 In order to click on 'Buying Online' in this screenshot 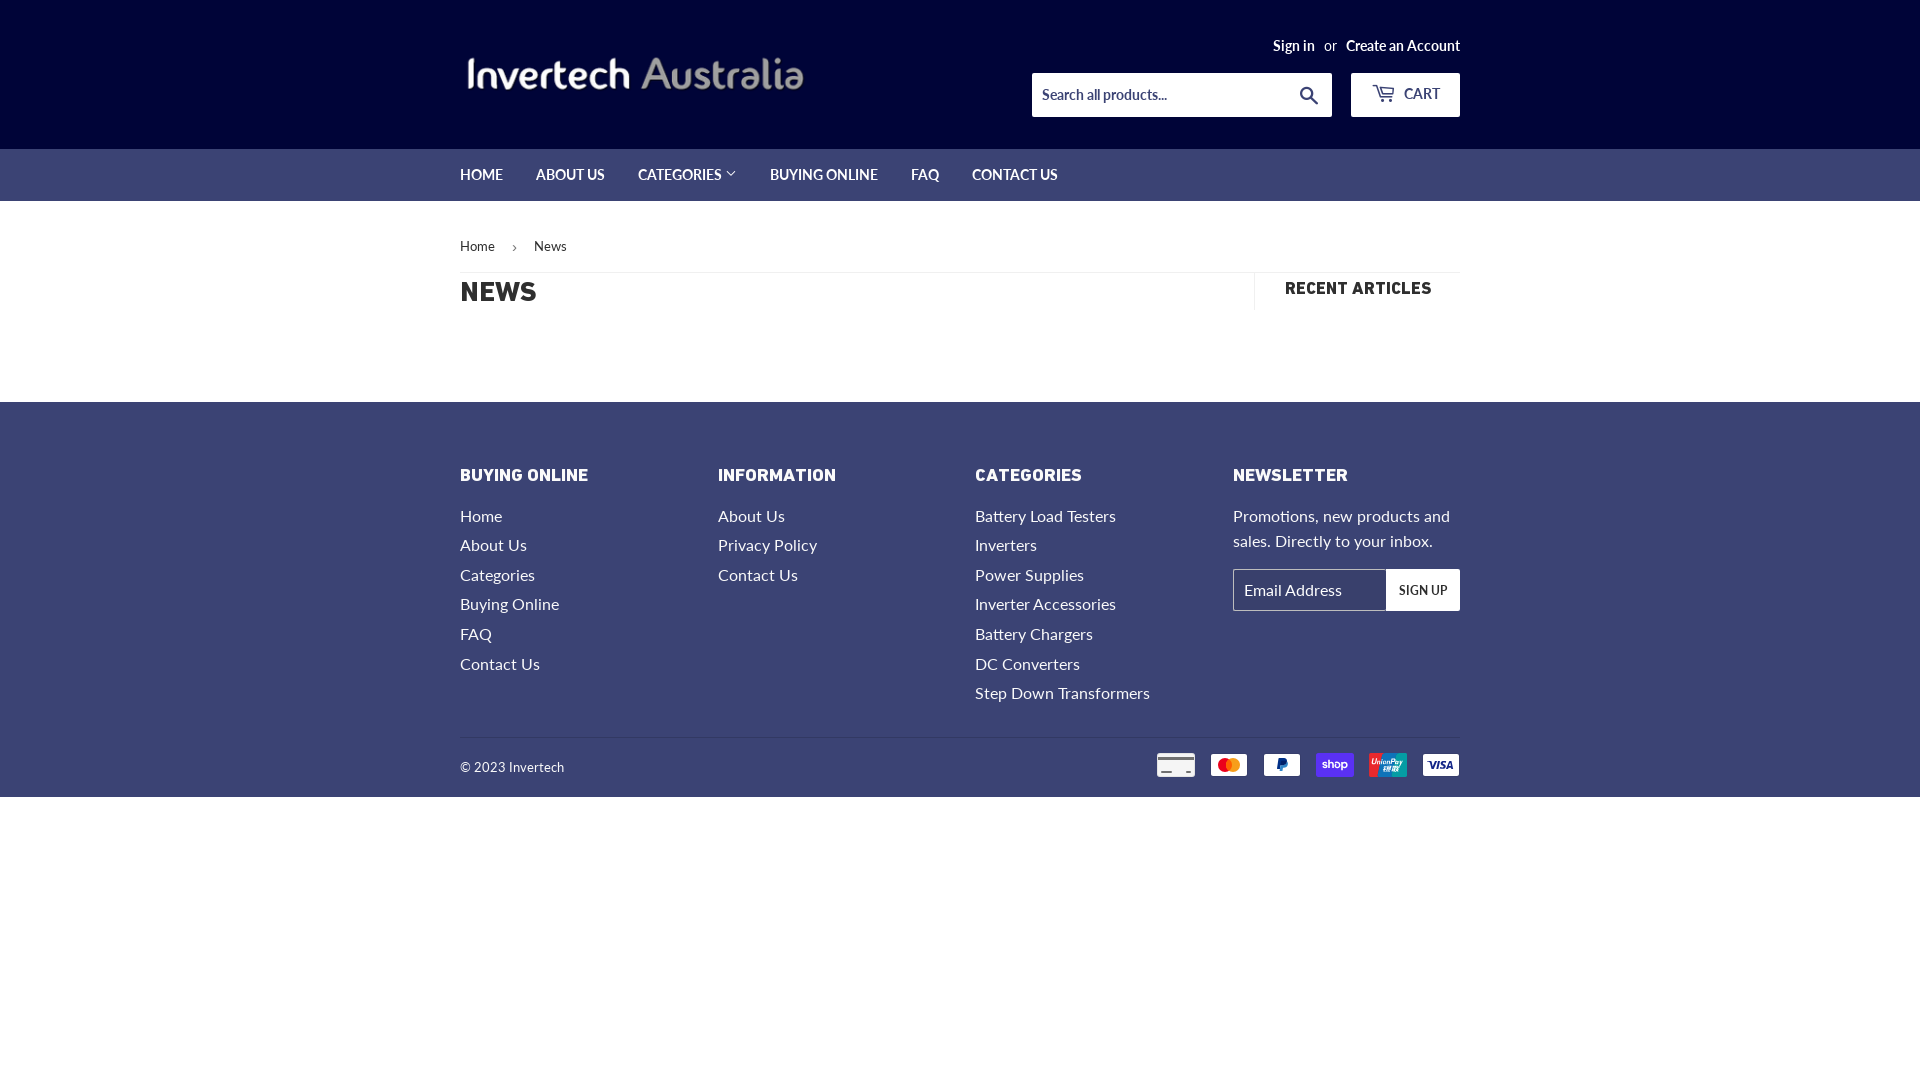, I will do `click(509, 602)`.